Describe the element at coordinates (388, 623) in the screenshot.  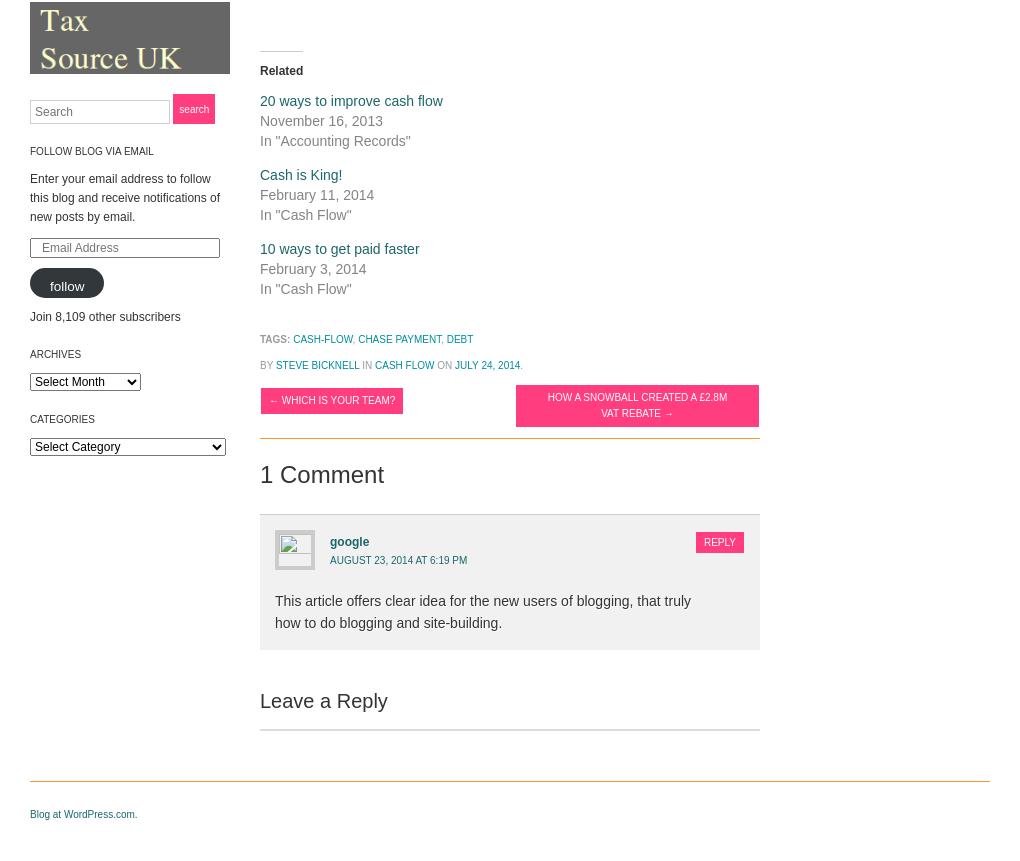
I see `'how to do blogging and site-building.'` at that location.